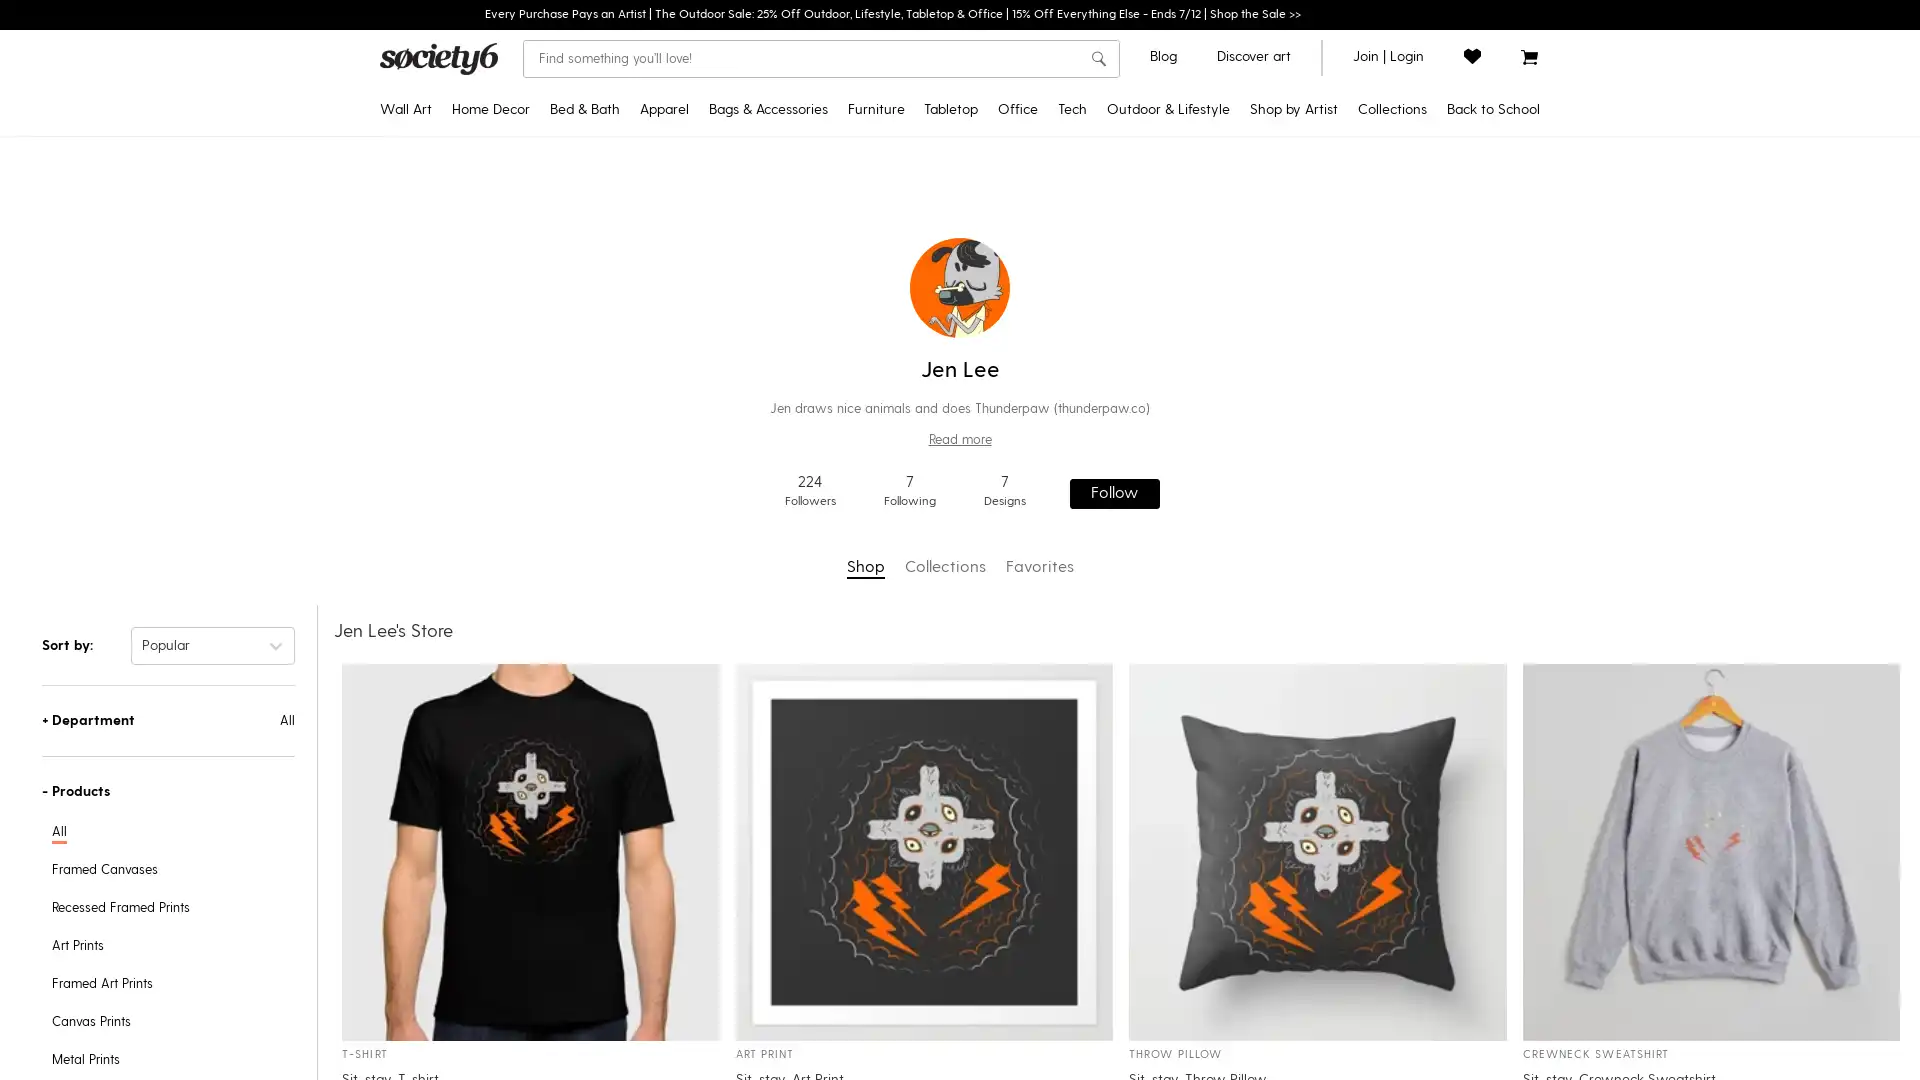  What do you see at coordinates (1318, 160) in the screenshot?
I see `Pride MonthNEW` at bounding box center [1318, 160].